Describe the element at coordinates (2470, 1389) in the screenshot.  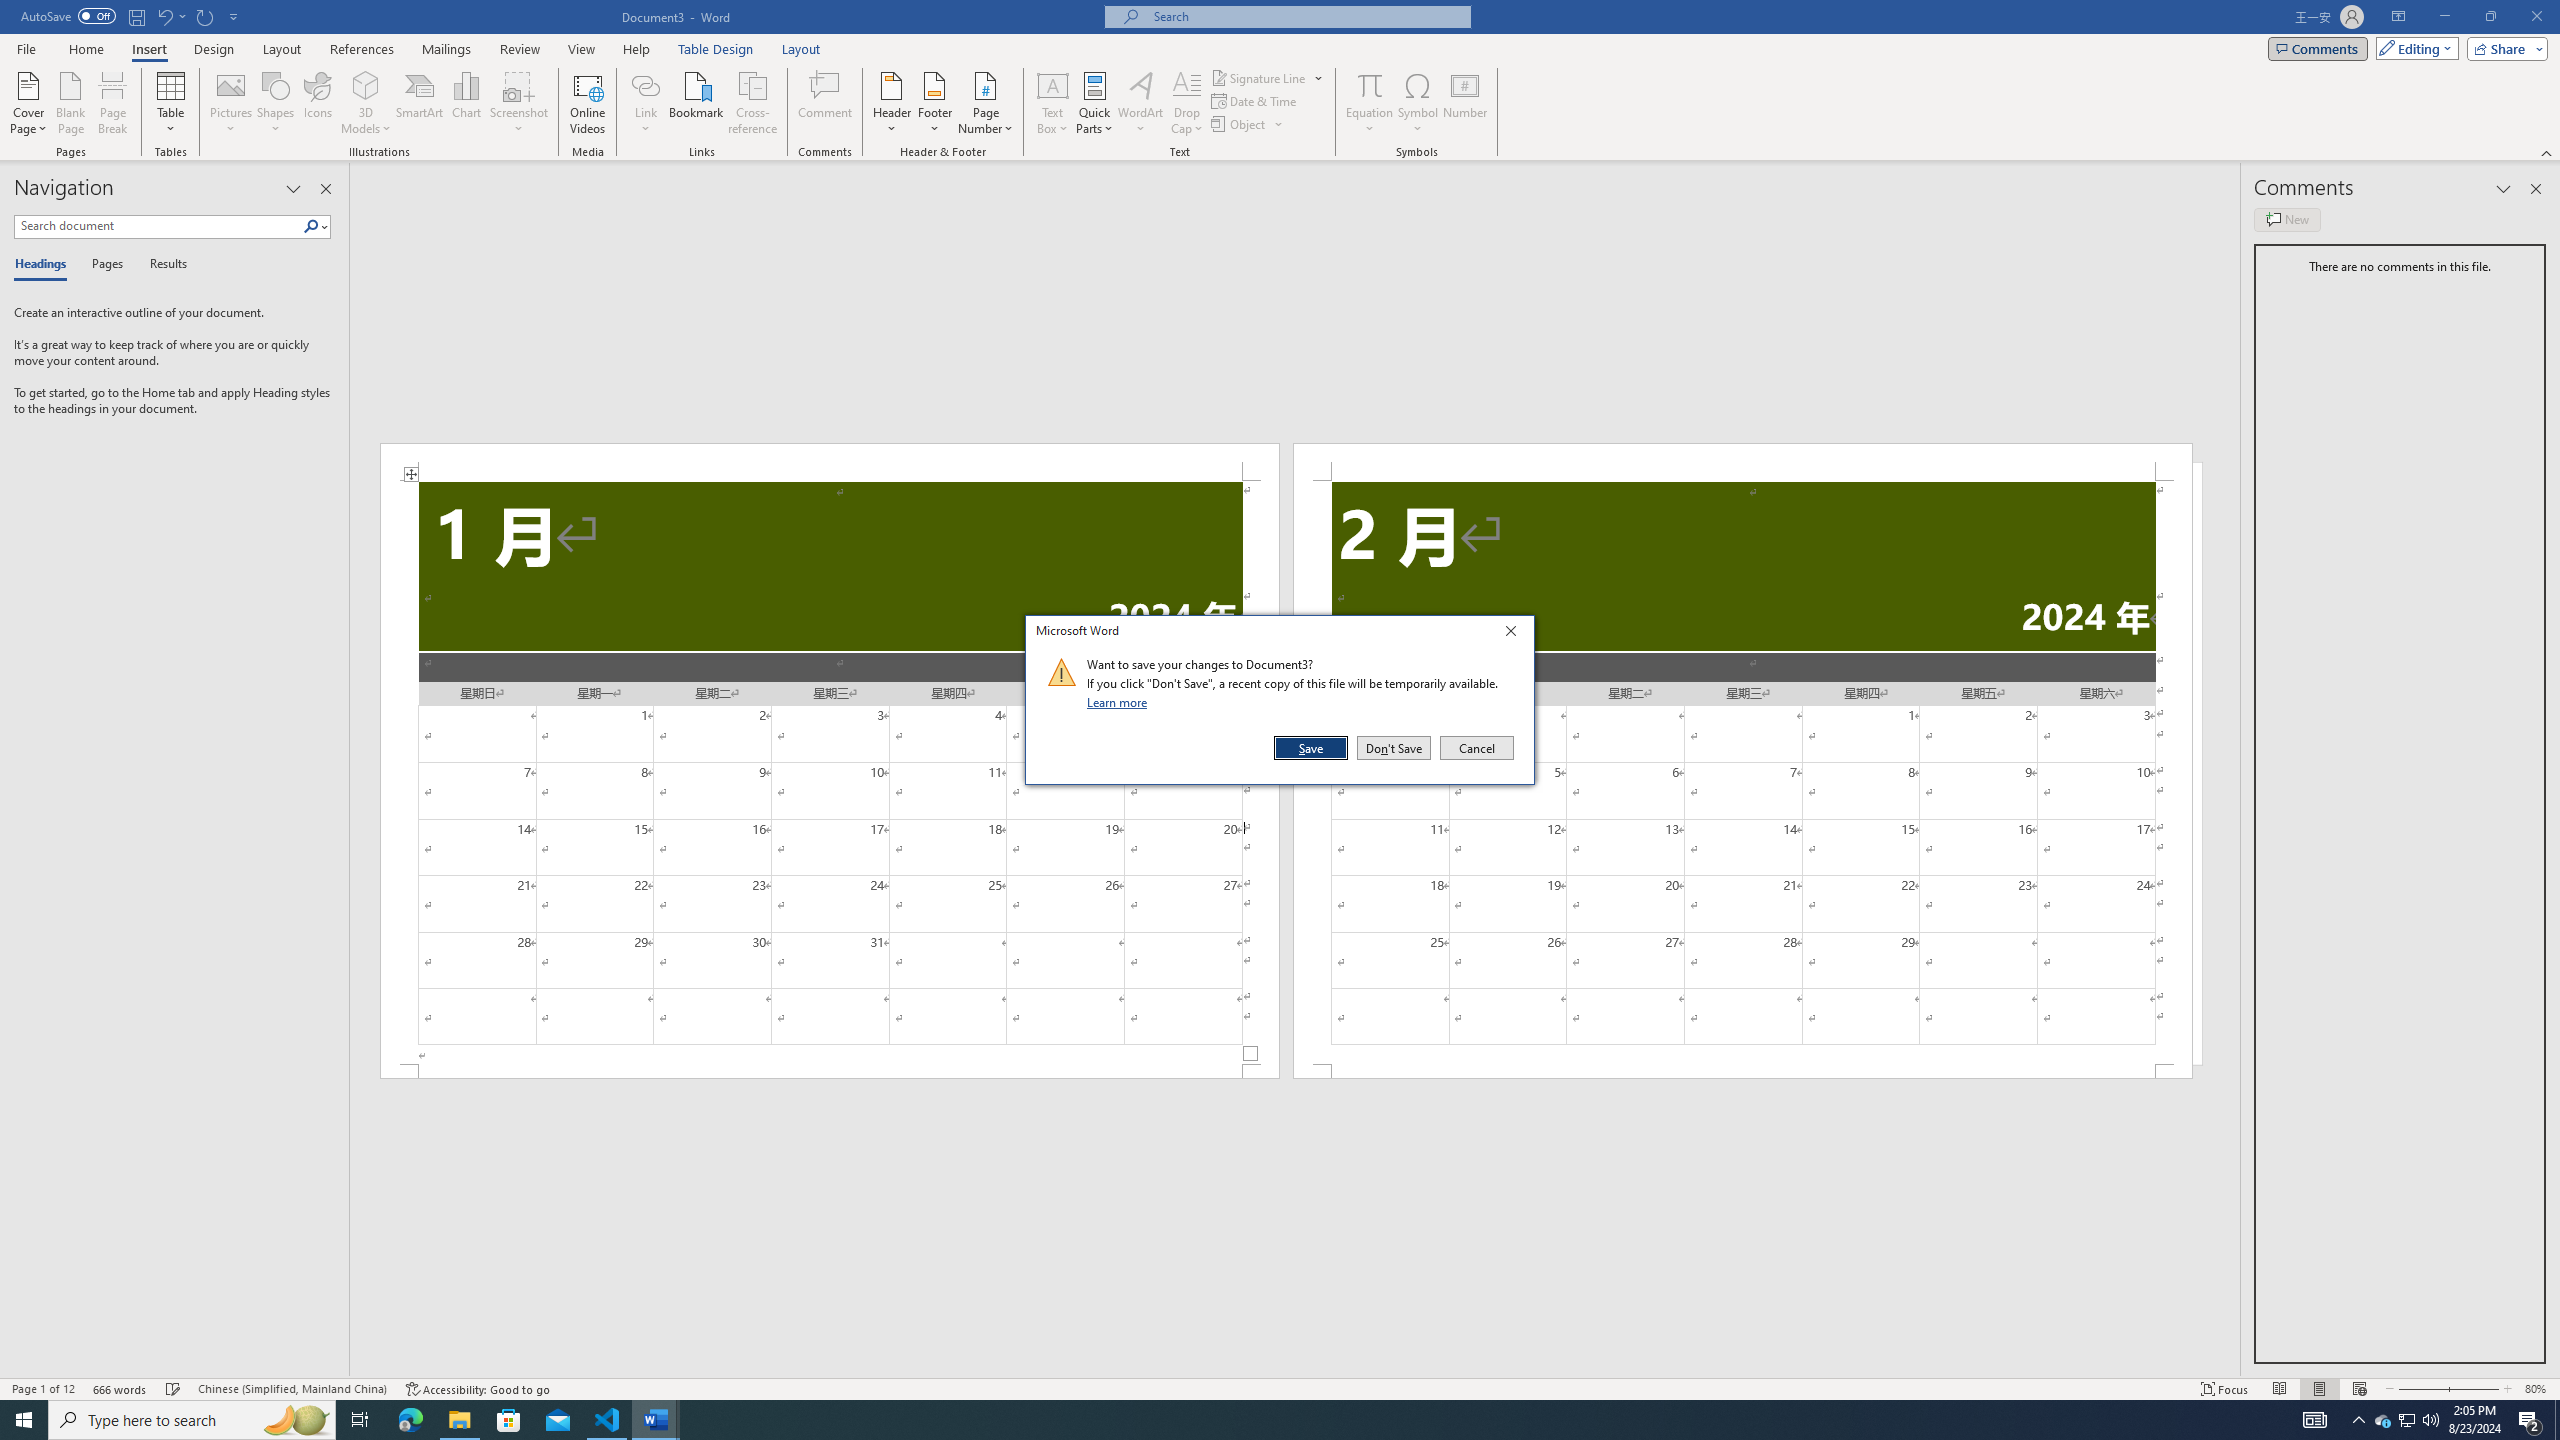
I see `'Zoom In'` at that location.